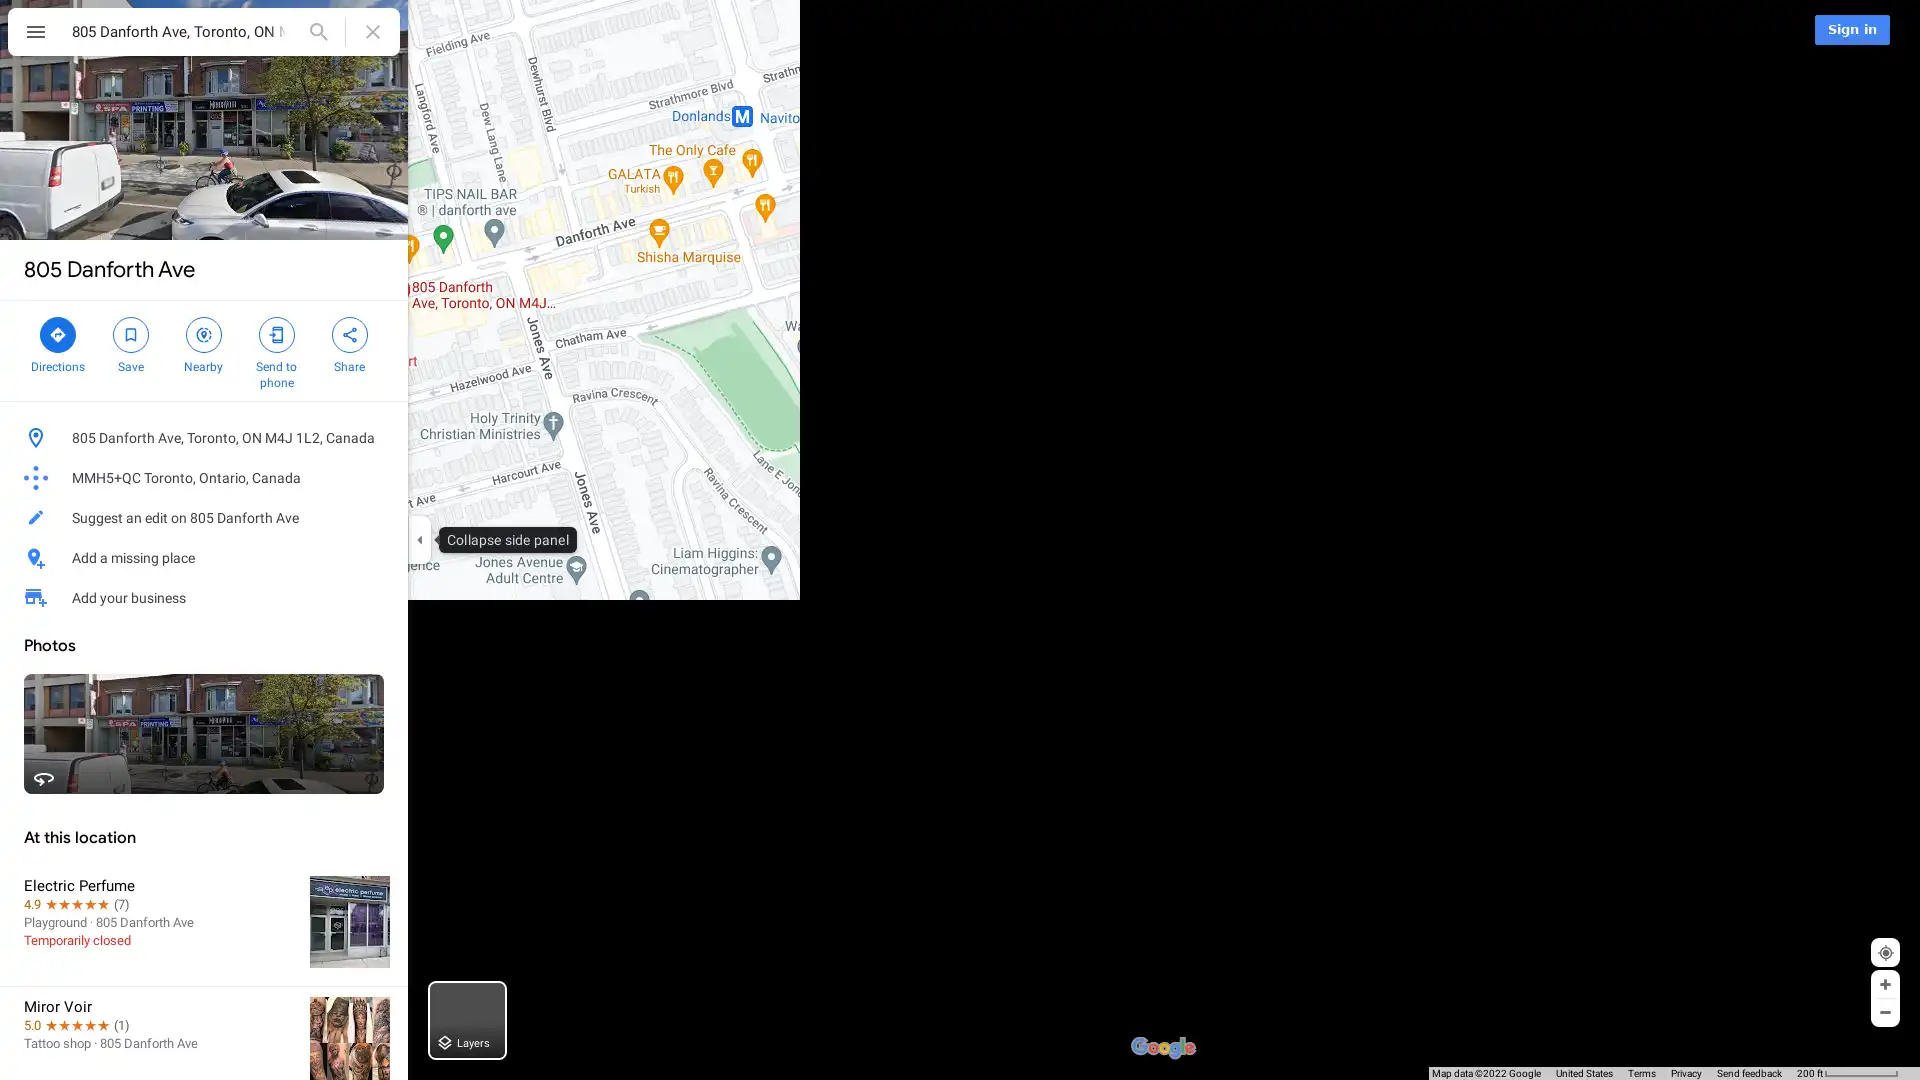 The image size is (1920, 1080). Describe the element at coordinates (587, 31) in the screenshot. I see `Hotels` at that location.